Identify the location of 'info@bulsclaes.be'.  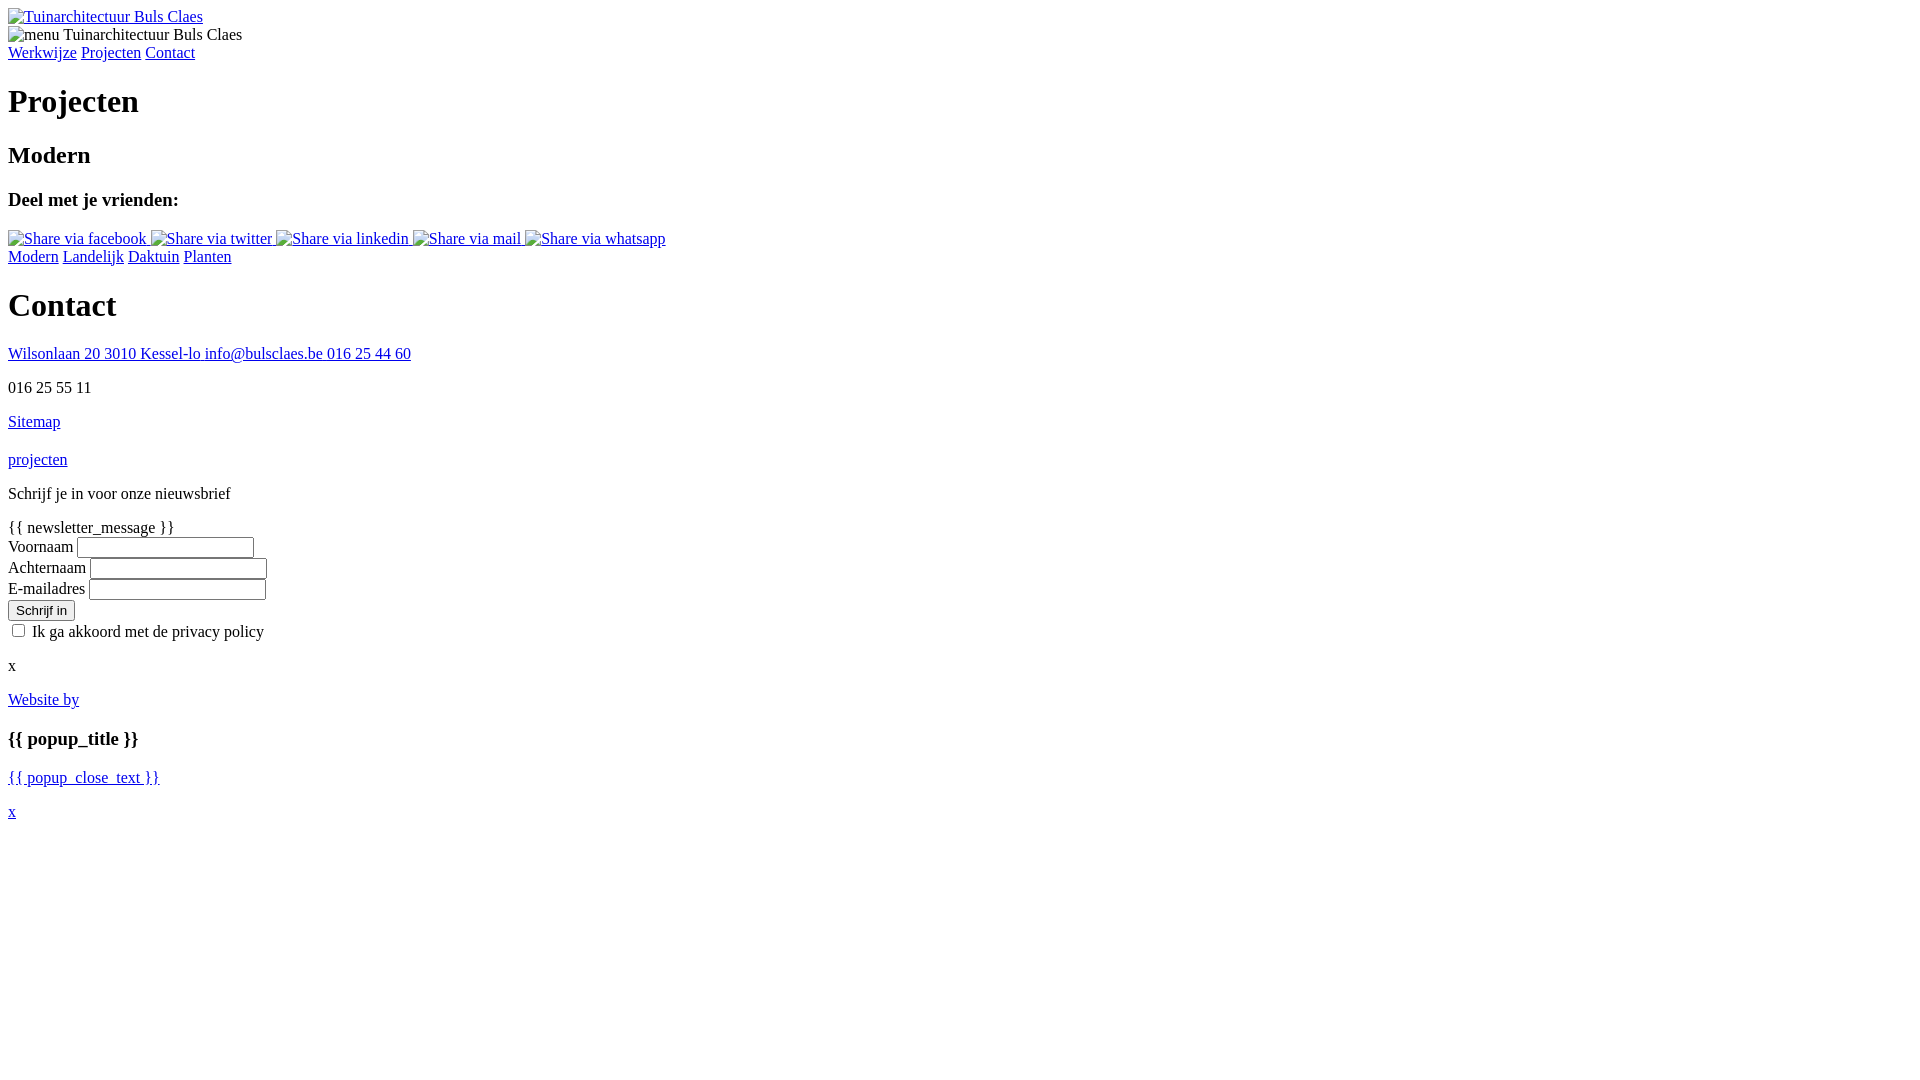
(264, 352).